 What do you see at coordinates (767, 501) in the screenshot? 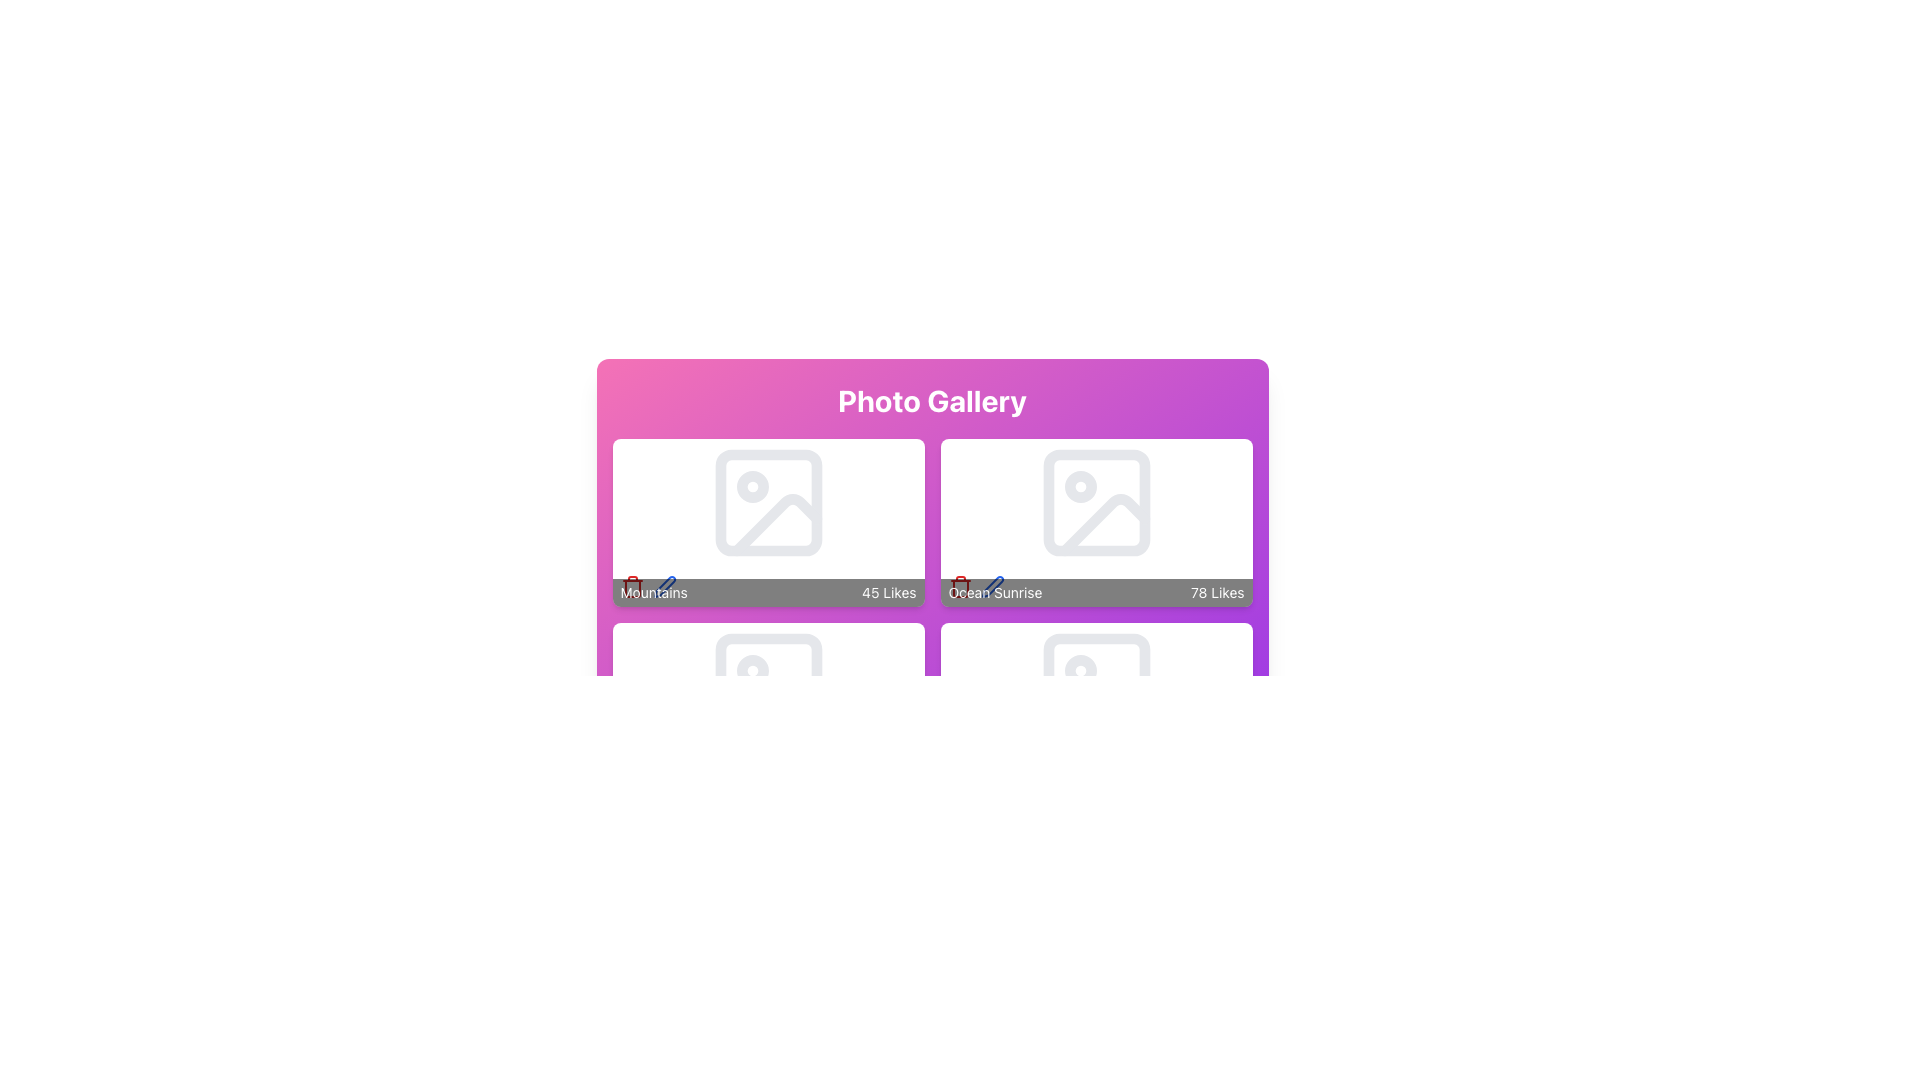
I see `the pale gray decorative graphic rectangle with rounded corners located within the upper left grid cell of the photo gallery layout` at bounding box center [767, 501].